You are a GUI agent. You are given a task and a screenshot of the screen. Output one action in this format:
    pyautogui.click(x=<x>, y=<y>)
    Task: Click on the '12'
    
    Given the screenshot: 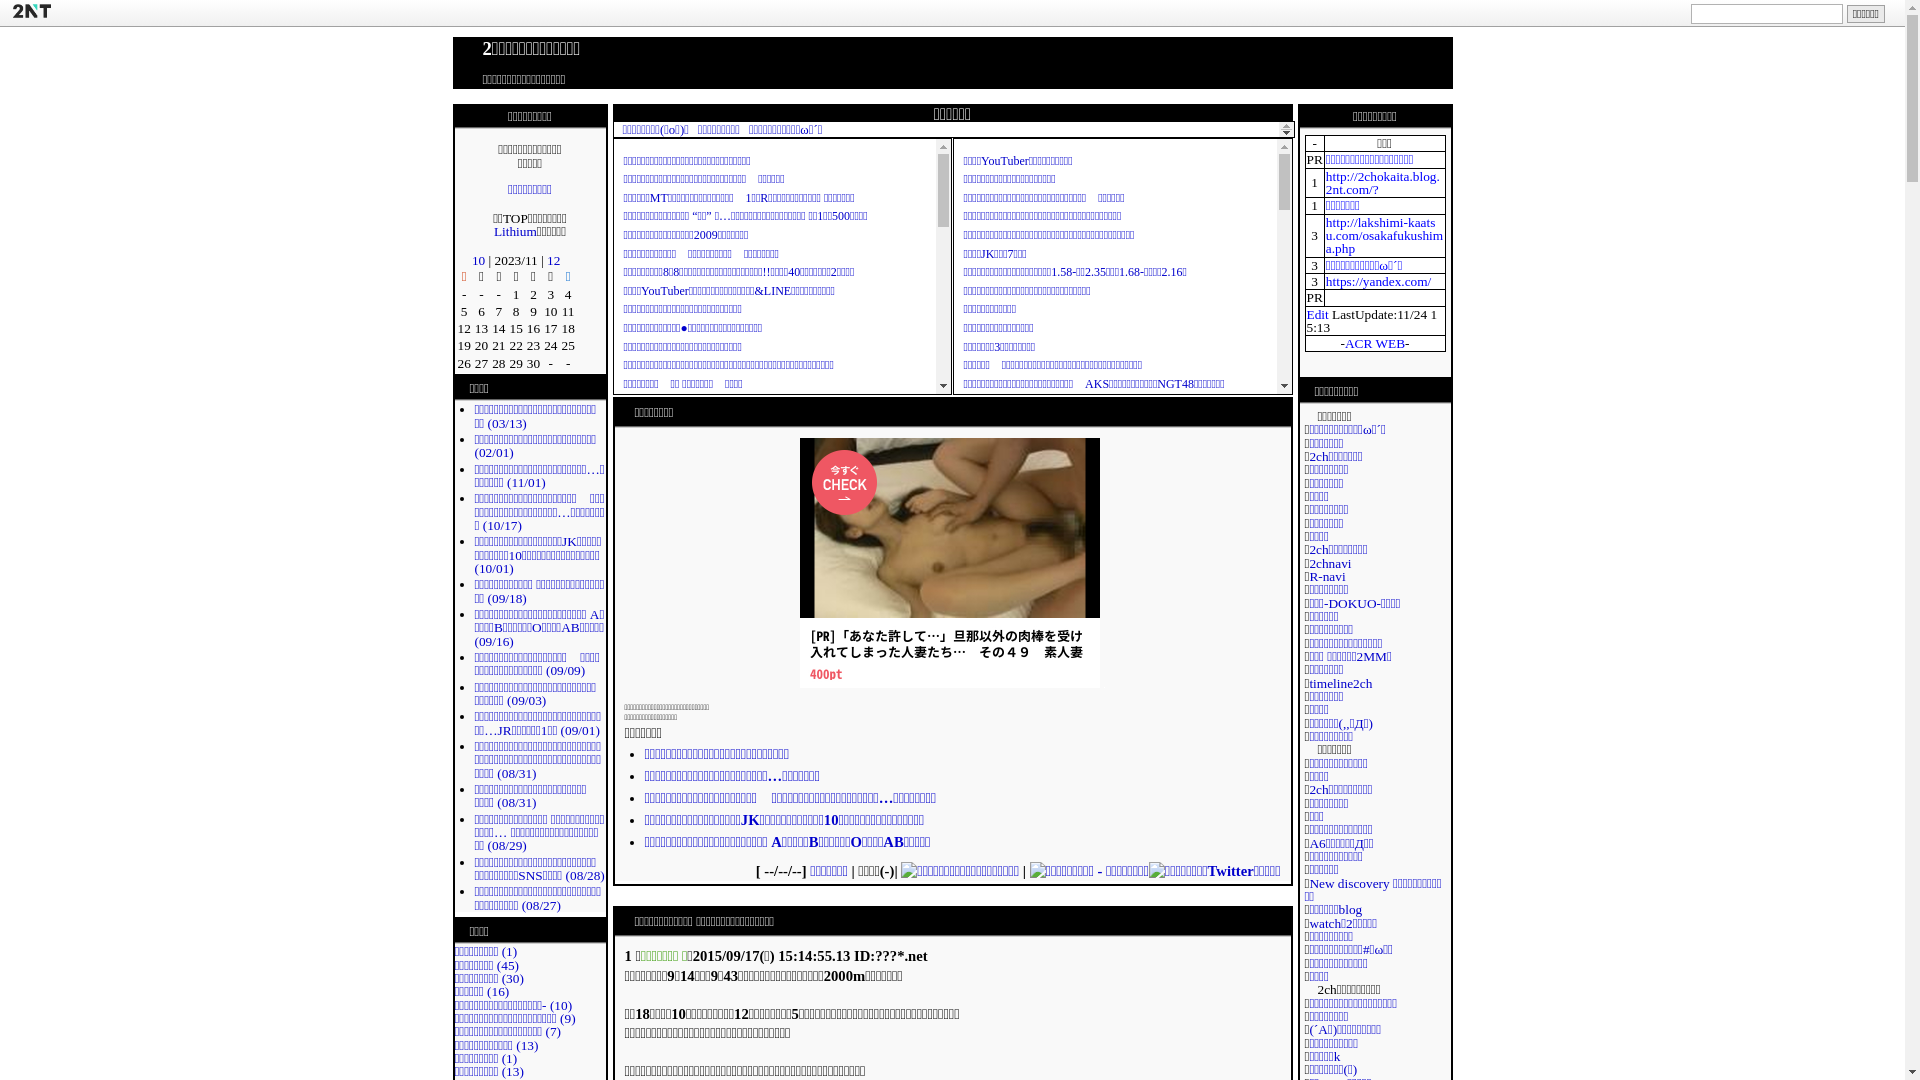 What is the action you would take?
    pyautogui.click(x=547, y=259)
    